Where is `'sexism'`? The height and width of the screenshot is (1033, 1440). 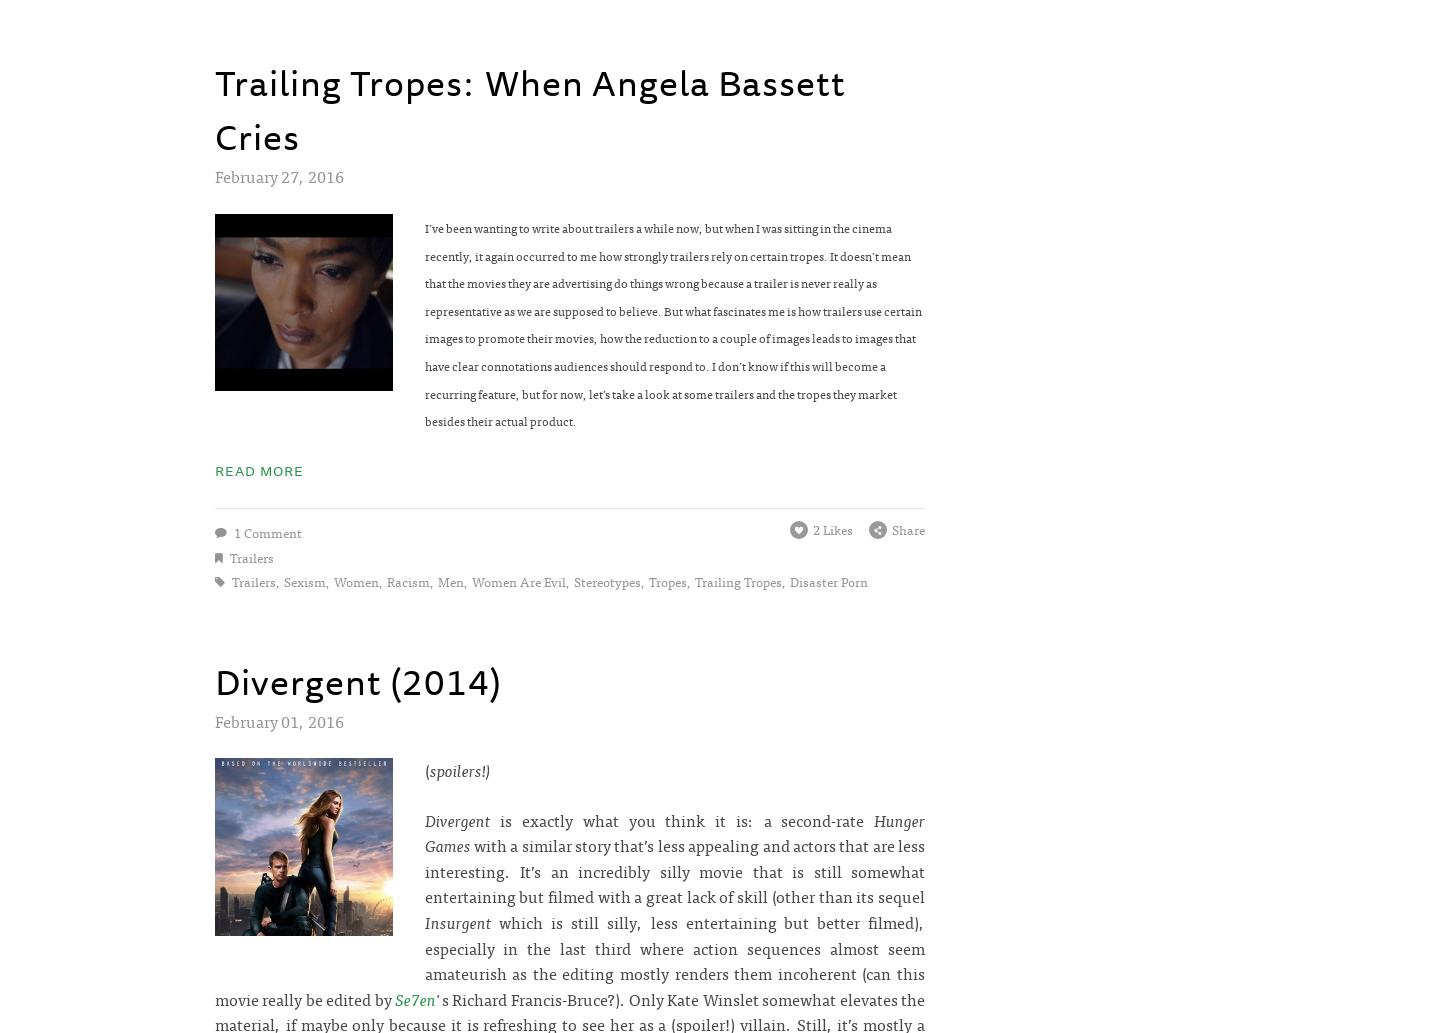 'sexism' is located at coordinates (281, 580).